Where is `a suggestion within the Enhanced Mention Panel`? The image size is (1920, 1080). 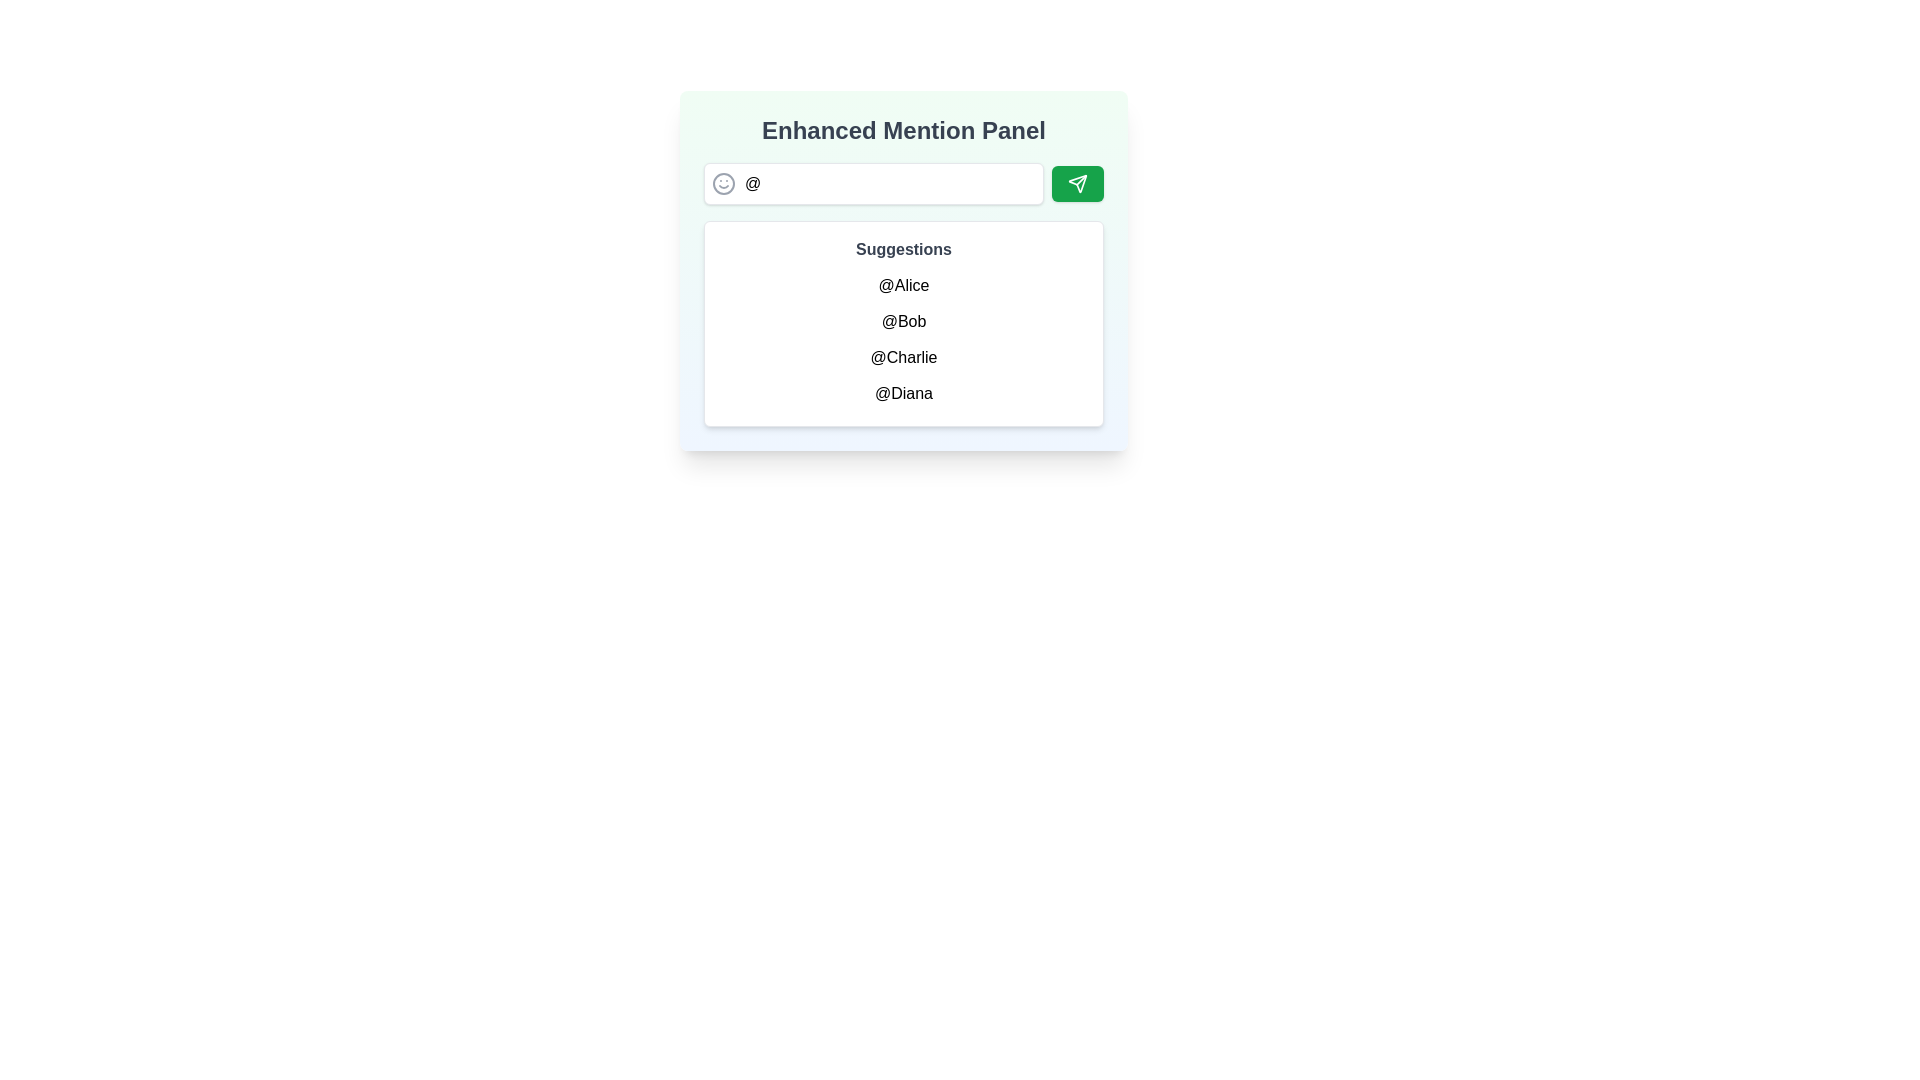 a suggestion within the Enhanced Mention Panel is located at coordinates (902, 270).